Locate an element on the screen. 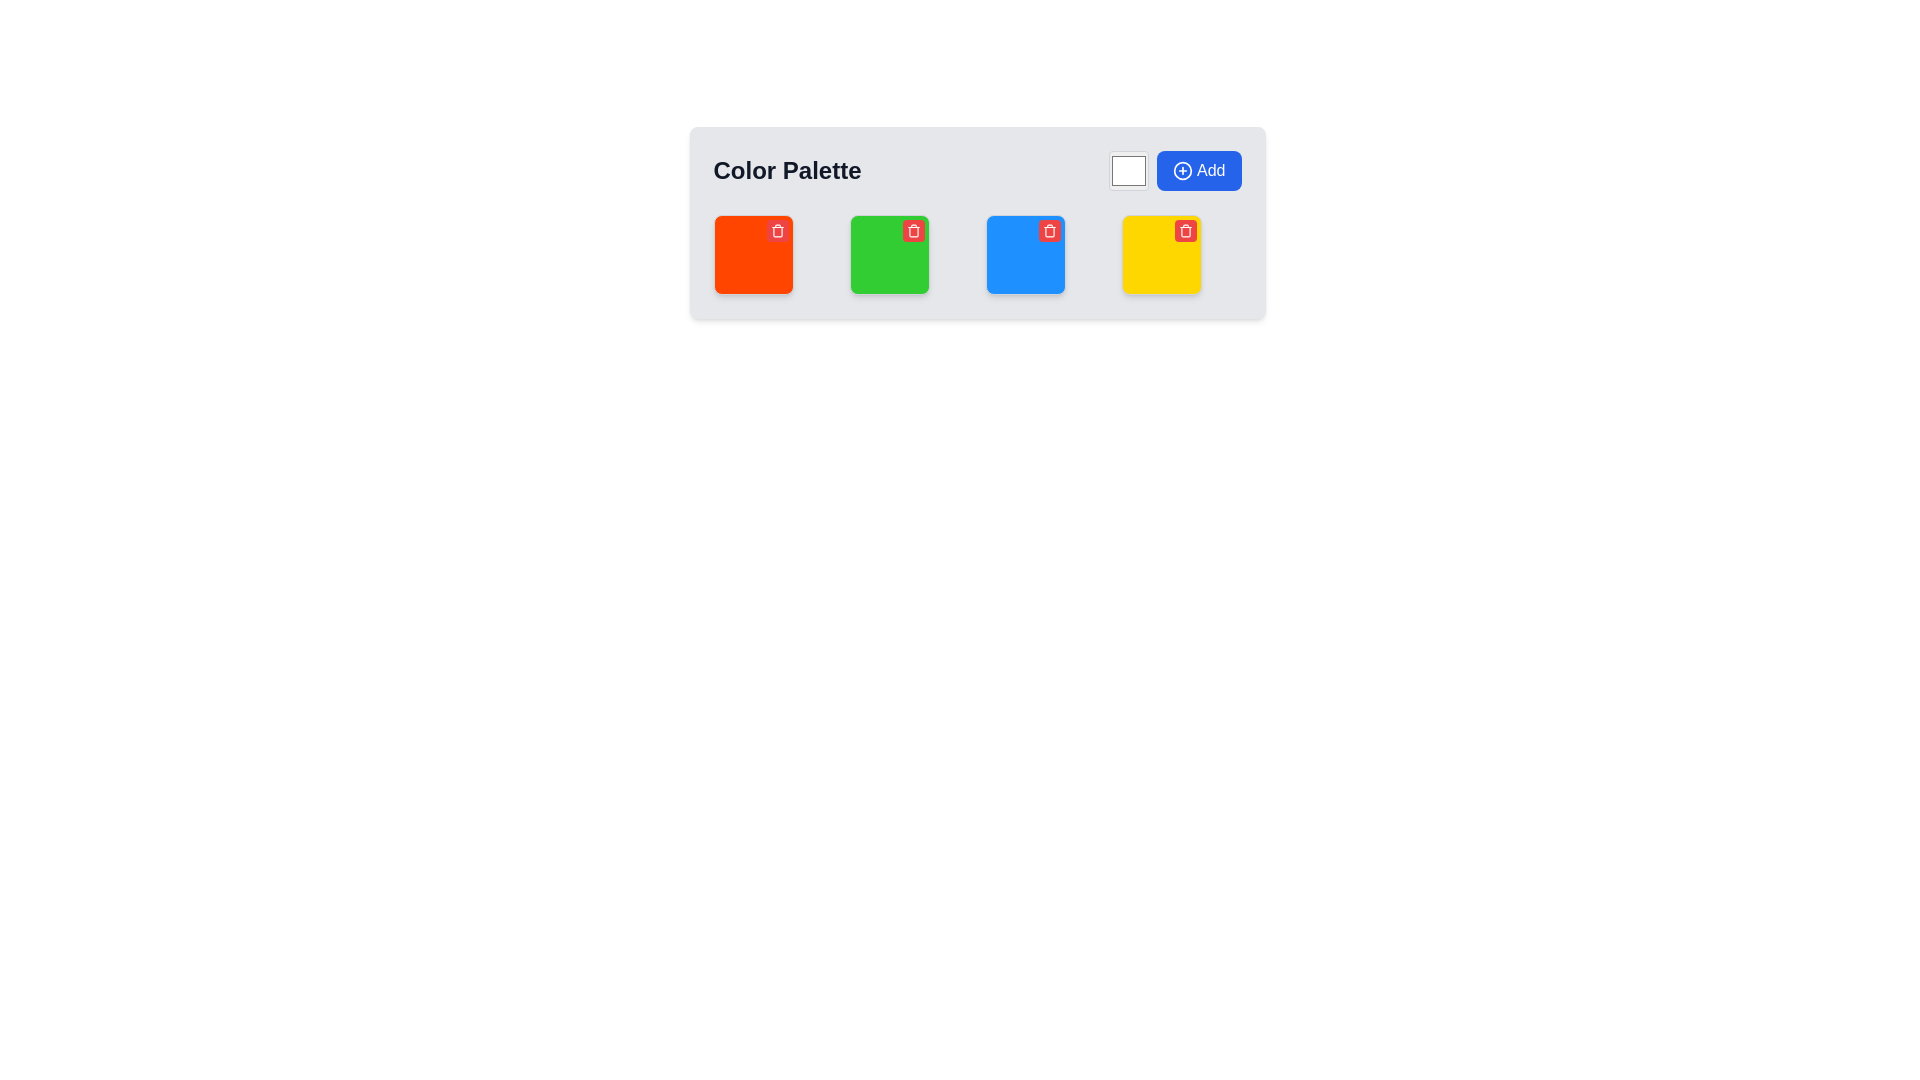  the trashcan icon located at the top-right corner of the orange square in the color palette is located at coordinates (776, 230).